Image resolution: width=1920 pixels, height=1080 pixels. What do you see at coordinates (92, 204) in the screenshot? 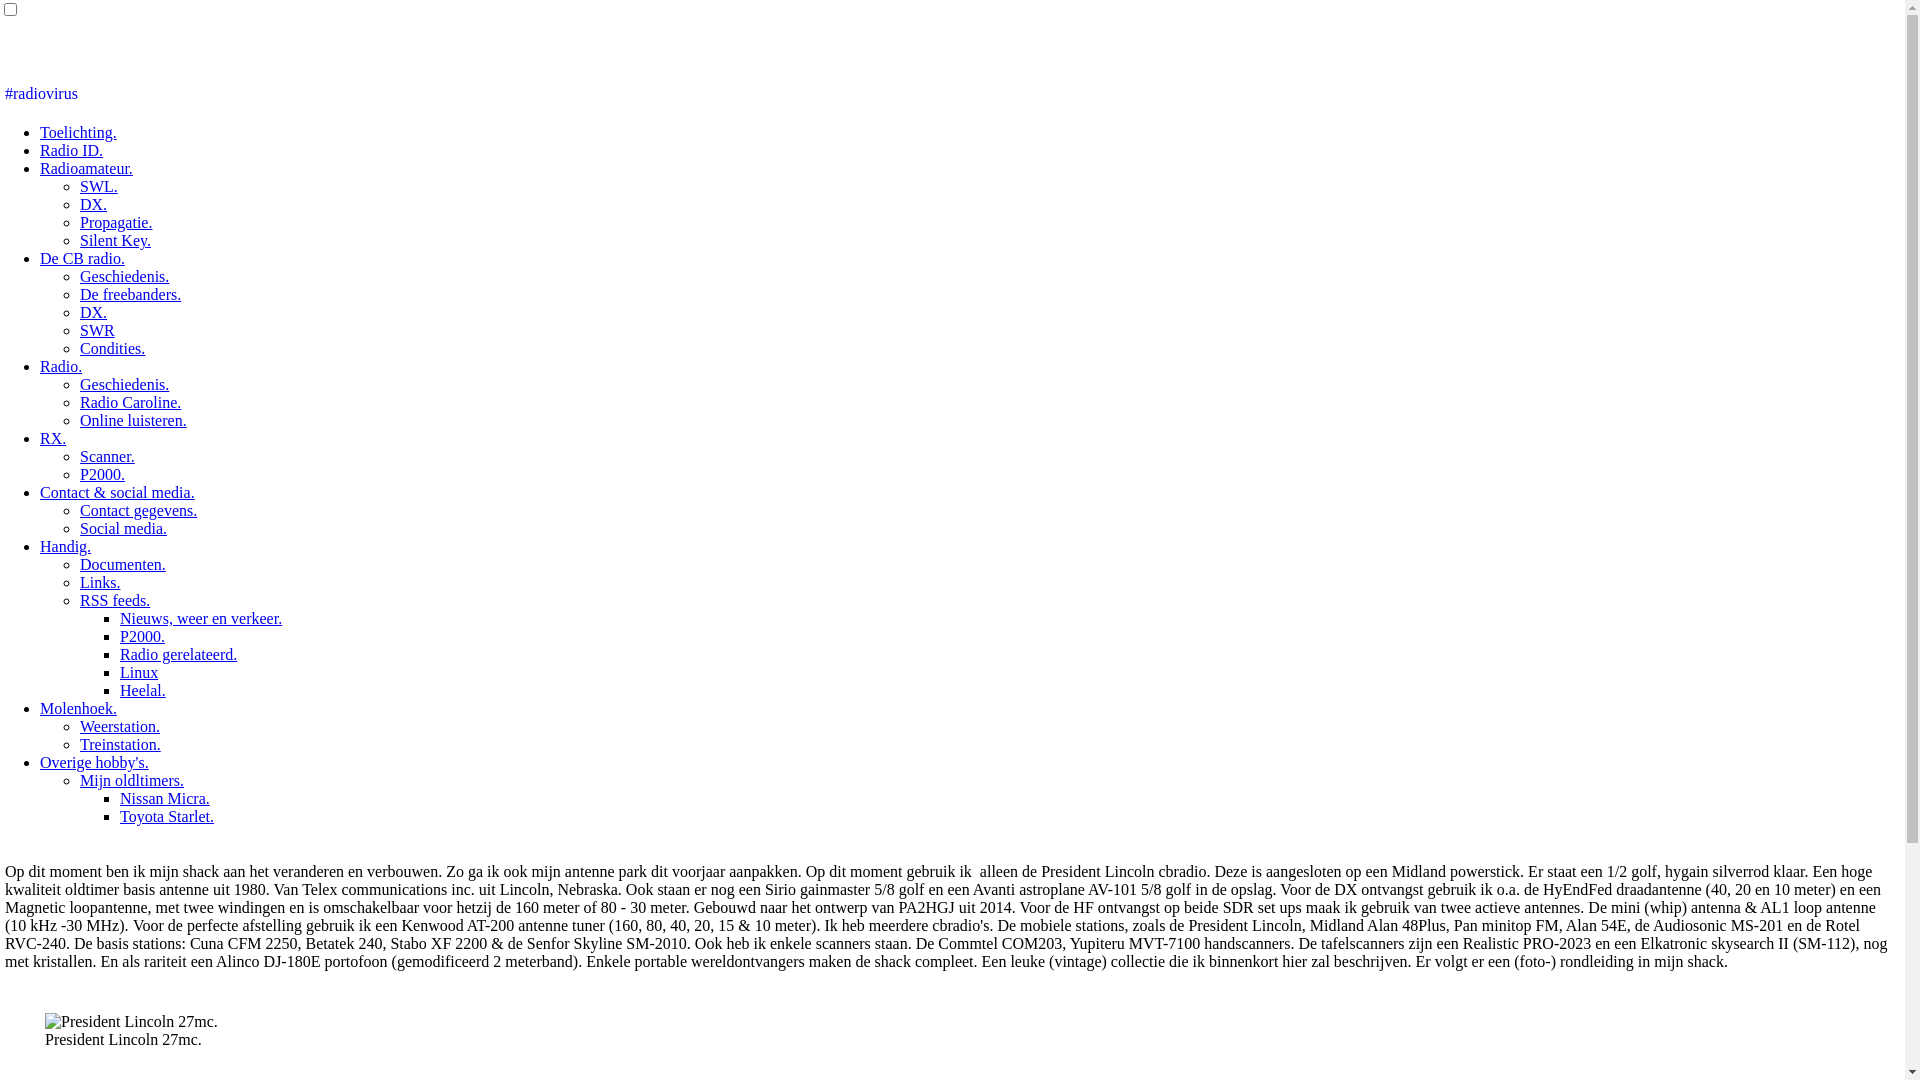
I see `'DX.'` at bounding box center [92, 204].